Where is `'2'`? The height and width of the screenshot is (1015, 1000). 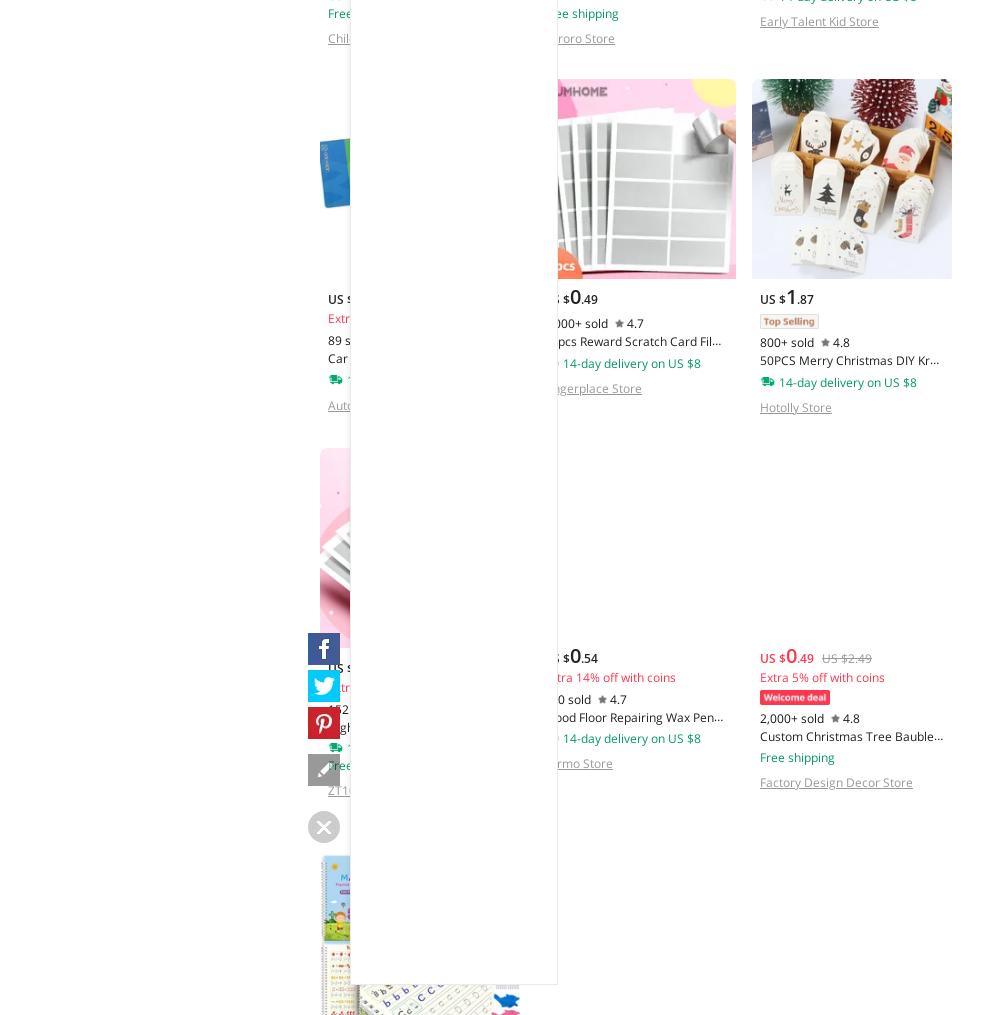
'2' is located at coordinates (353, 295).